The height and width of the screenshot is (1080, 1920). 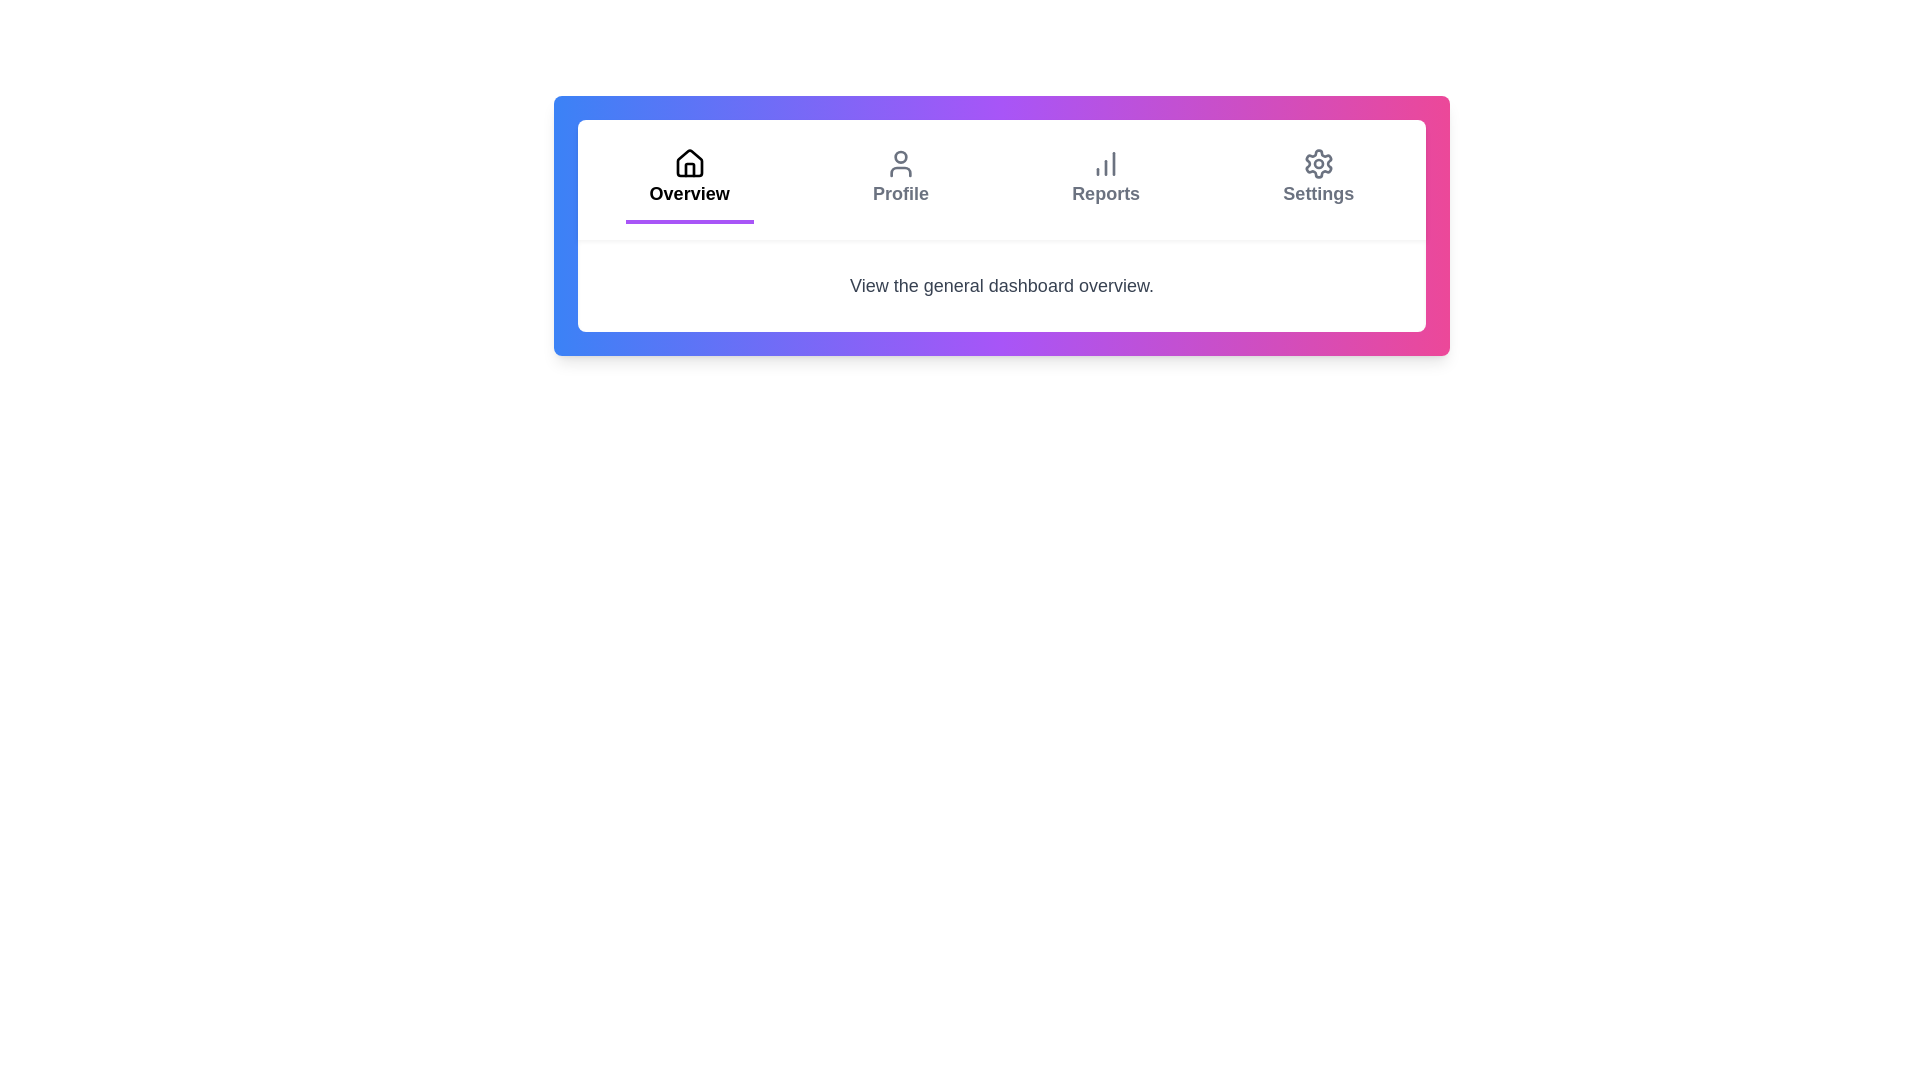 What do you see at coordinates (1105, 163) in the screenshot?
I see `the column chart icon, which is part of the 'Reports' button in the top navigation bar` at bounding box center [1105, 163].